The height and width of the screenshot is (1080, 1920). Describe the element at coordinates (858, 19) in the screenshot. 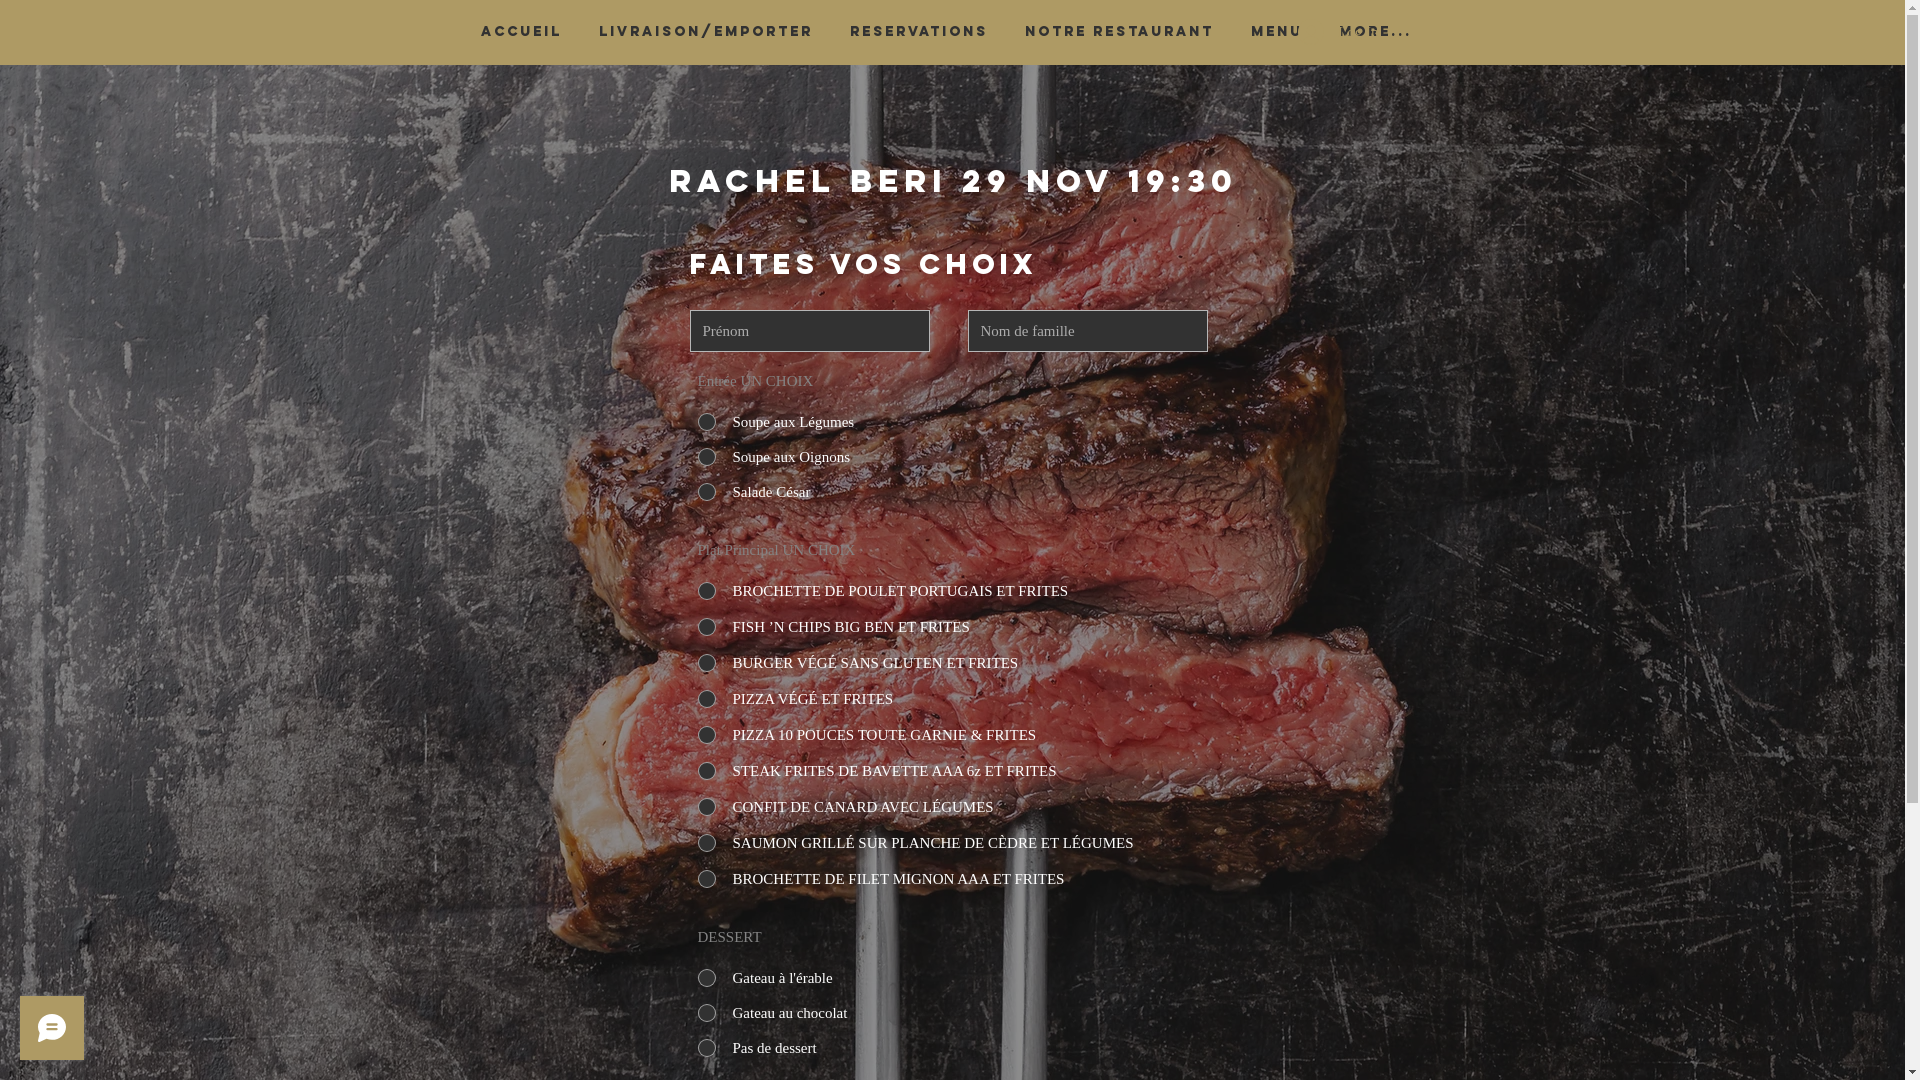

I see `'Conversion Popup'` at that location.